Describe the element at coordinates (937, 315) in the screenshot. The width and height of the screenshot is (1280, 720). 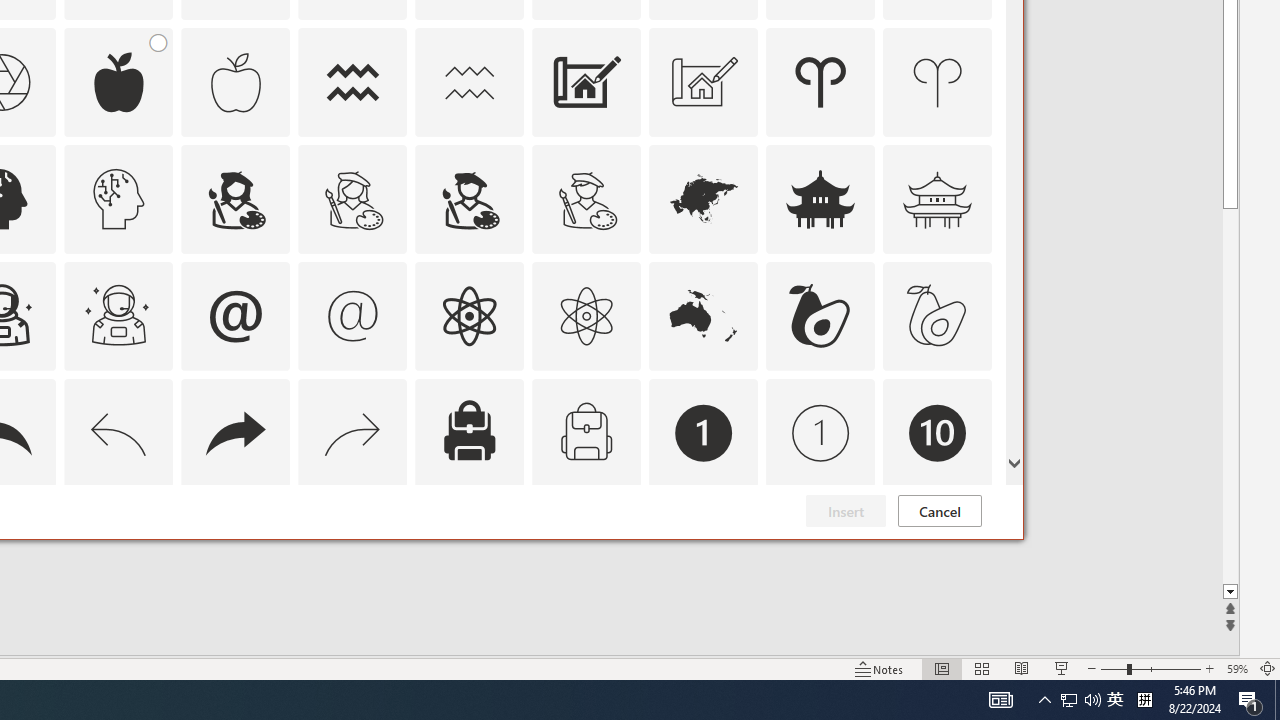
I see `'AutomationID: Icons_Avocado_M'` at that location.